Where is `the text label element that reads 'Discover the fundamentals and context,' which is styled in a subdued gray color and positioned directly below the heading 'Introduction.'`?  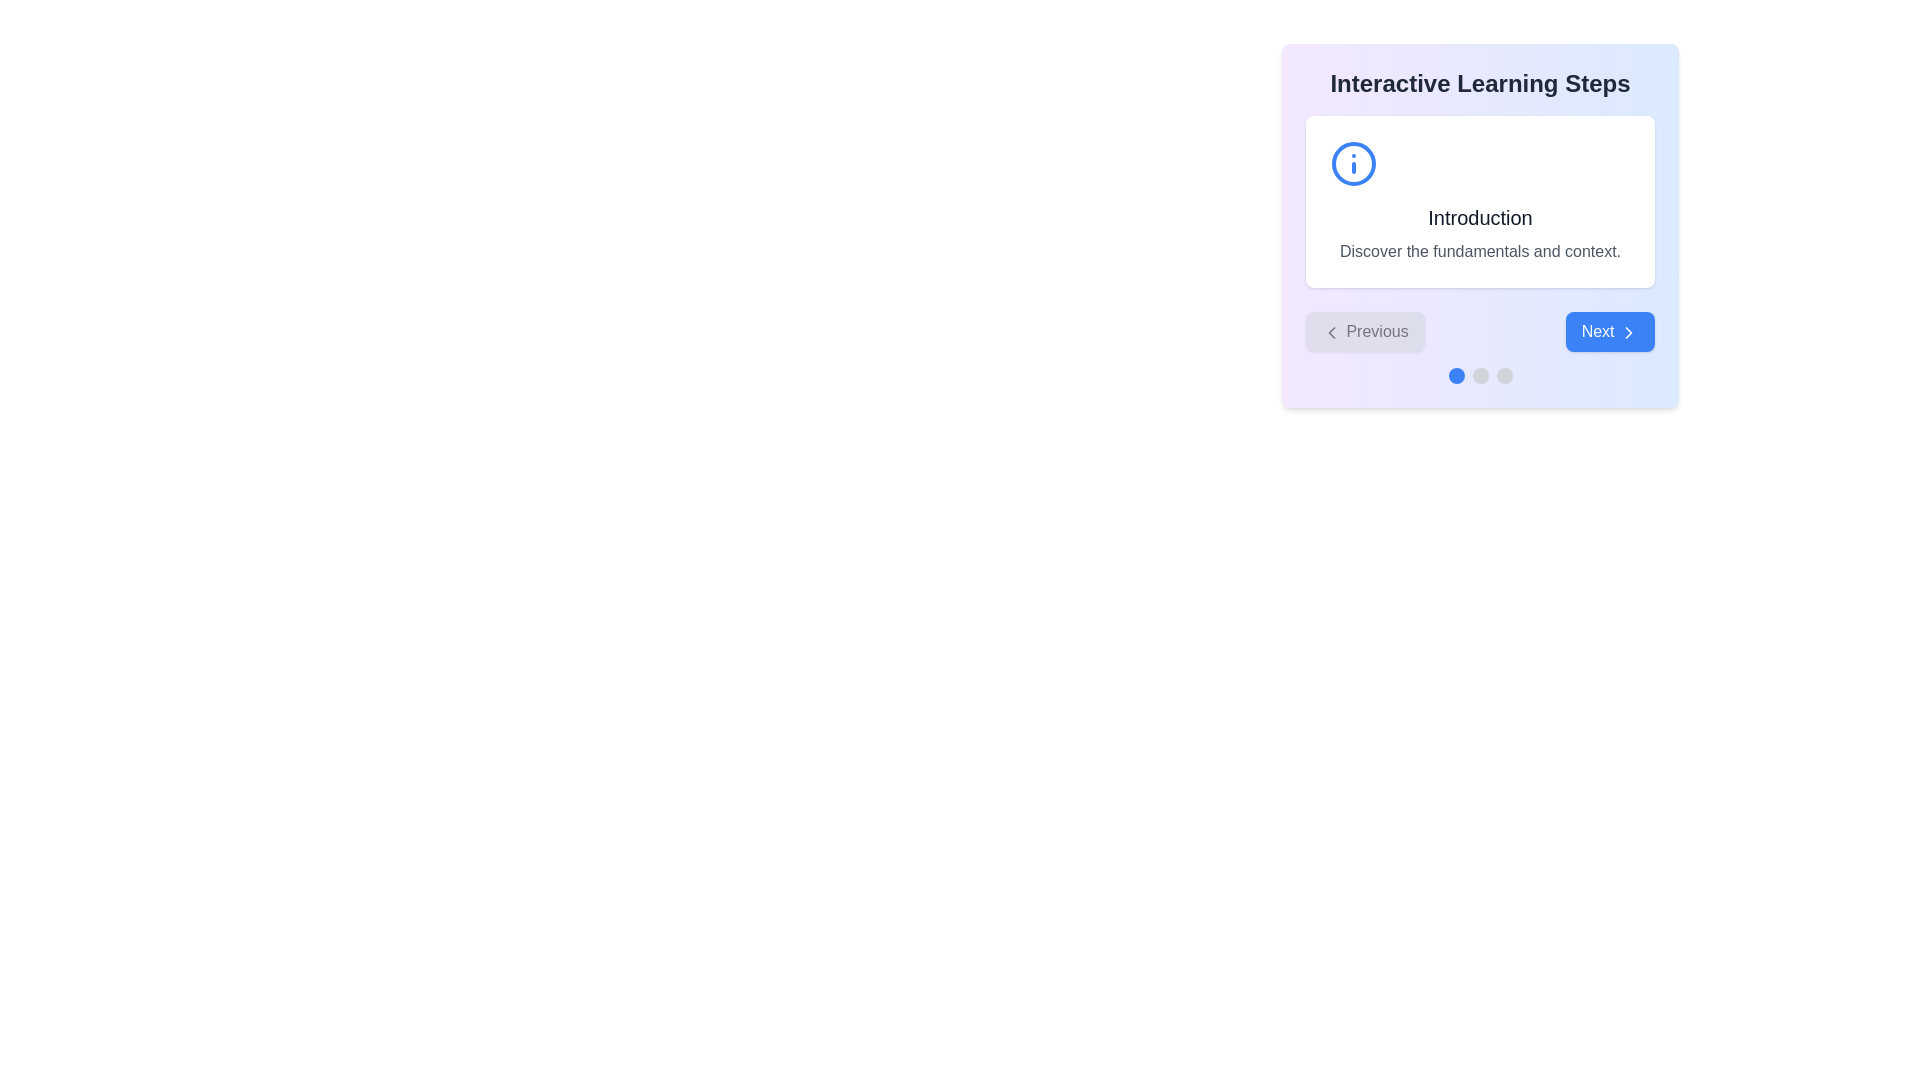 the text label element that reads 'Discover the fundamentals and context,' which is styled in a subdued gray color and positioned directly below the heading 'Introduction.' is located at coordinates (1480, 250).